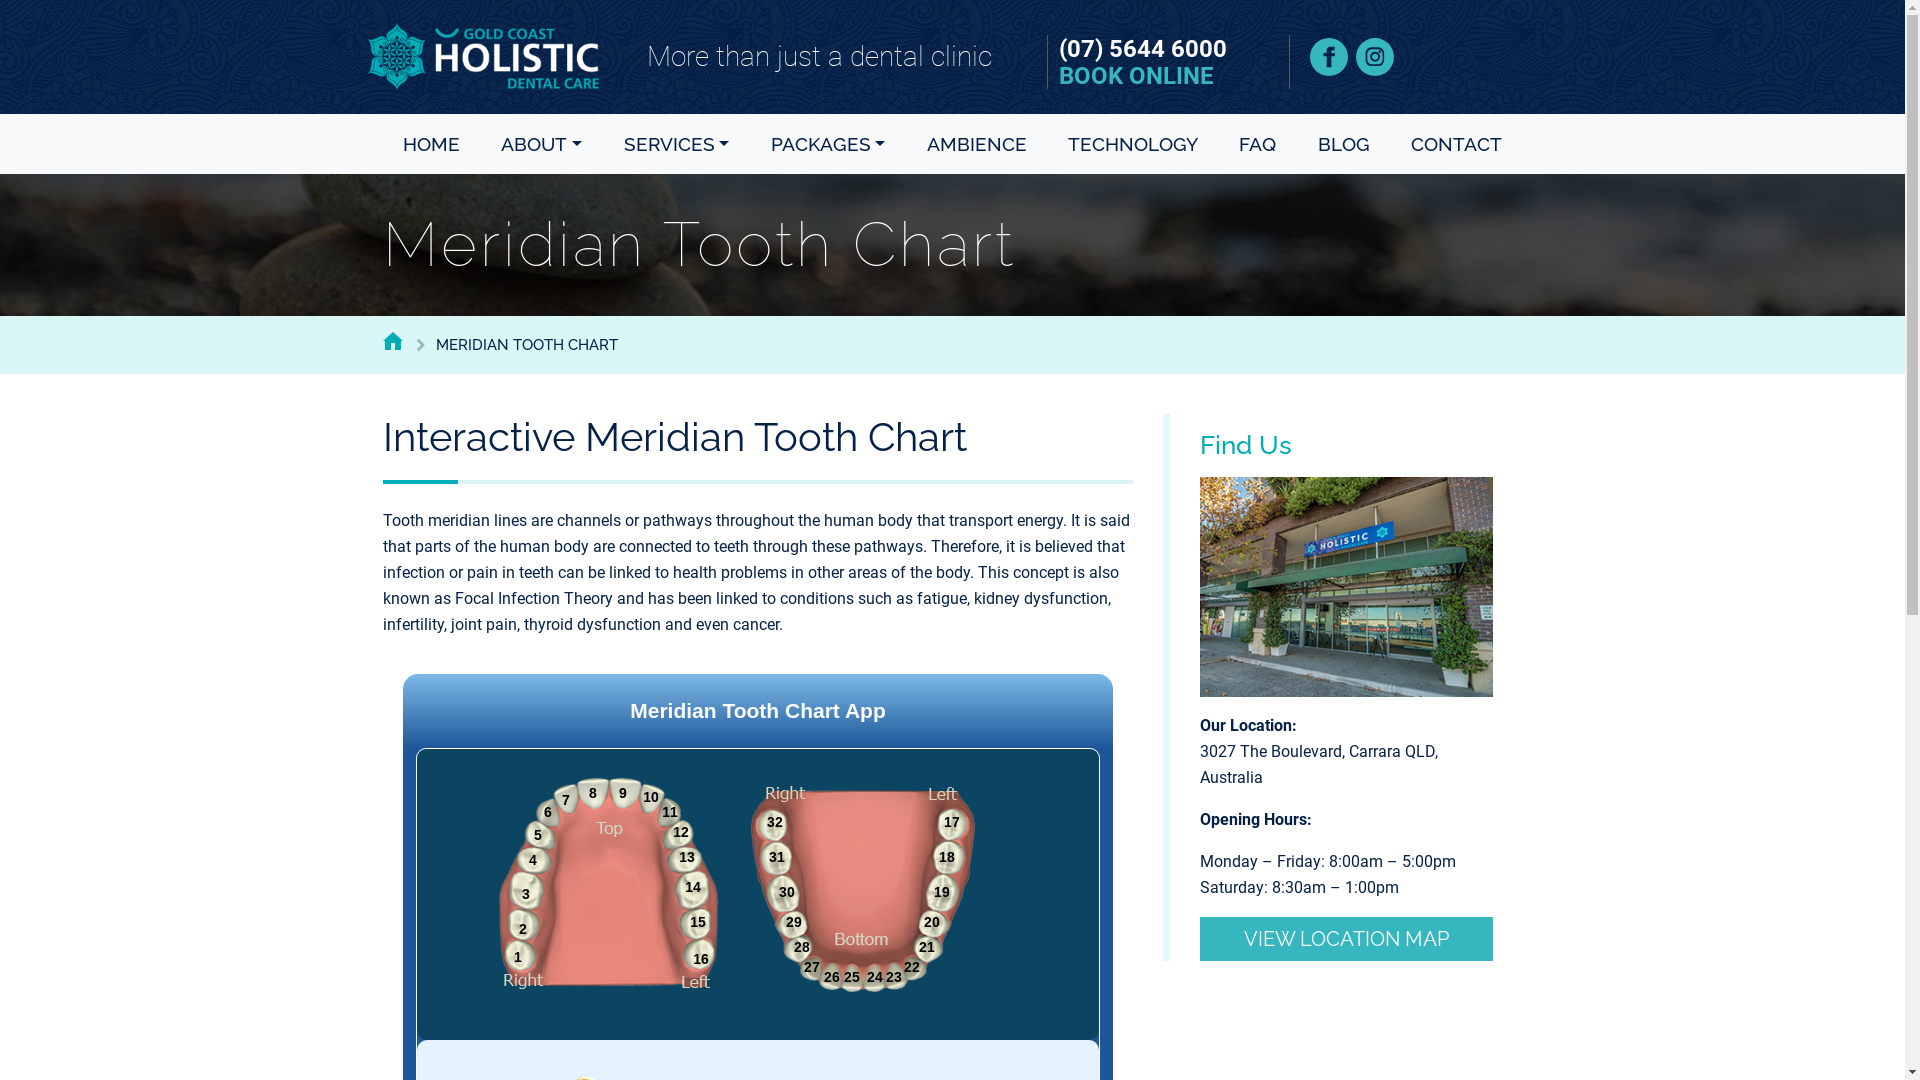  What do you see at coordinates (1046, 48) in the screenshot?
I see `'(07) 5644 6000'` at bounding box center [1046, 48].